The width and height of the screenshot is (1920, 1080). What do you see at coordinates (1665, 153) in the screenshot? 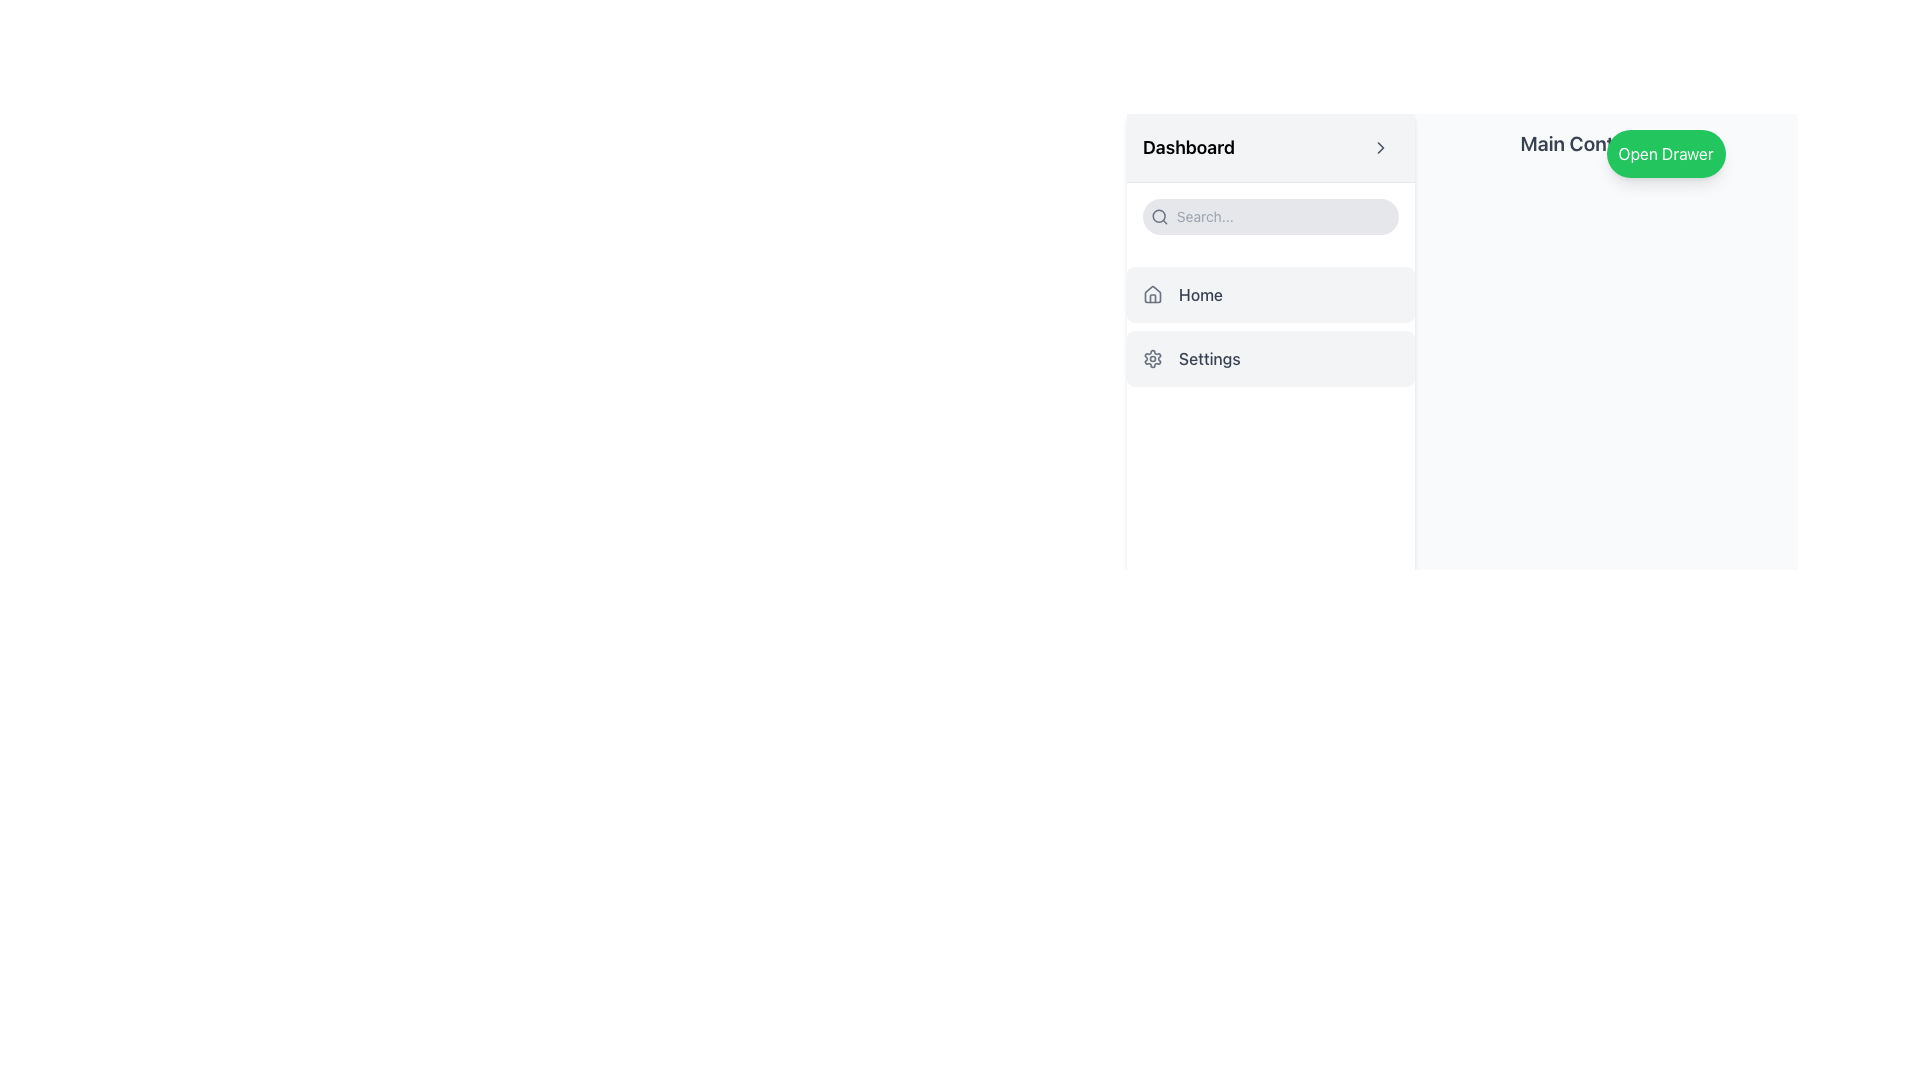
I see `the green button with rounded shape and white text that reads 'Open Drawer'` at bounding box center [1665, 153].